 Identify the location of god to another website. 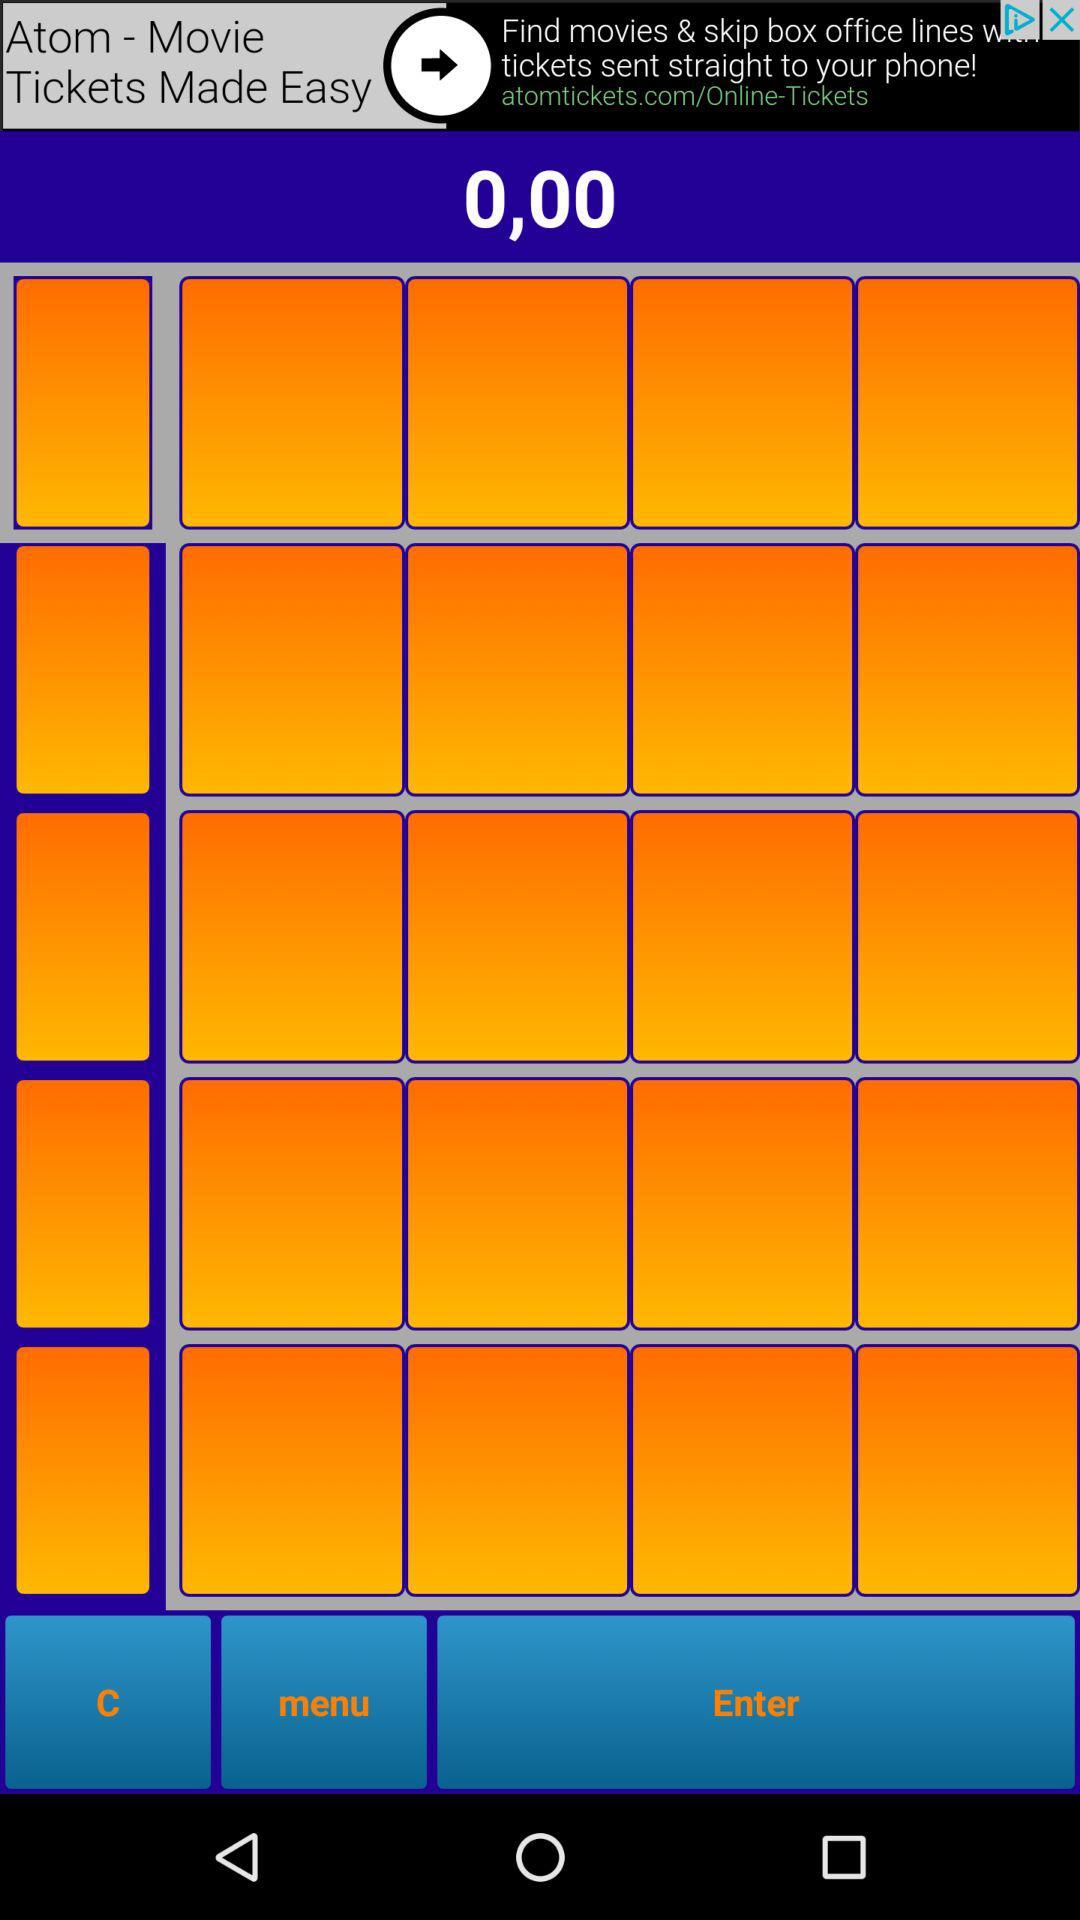
(540, 65).